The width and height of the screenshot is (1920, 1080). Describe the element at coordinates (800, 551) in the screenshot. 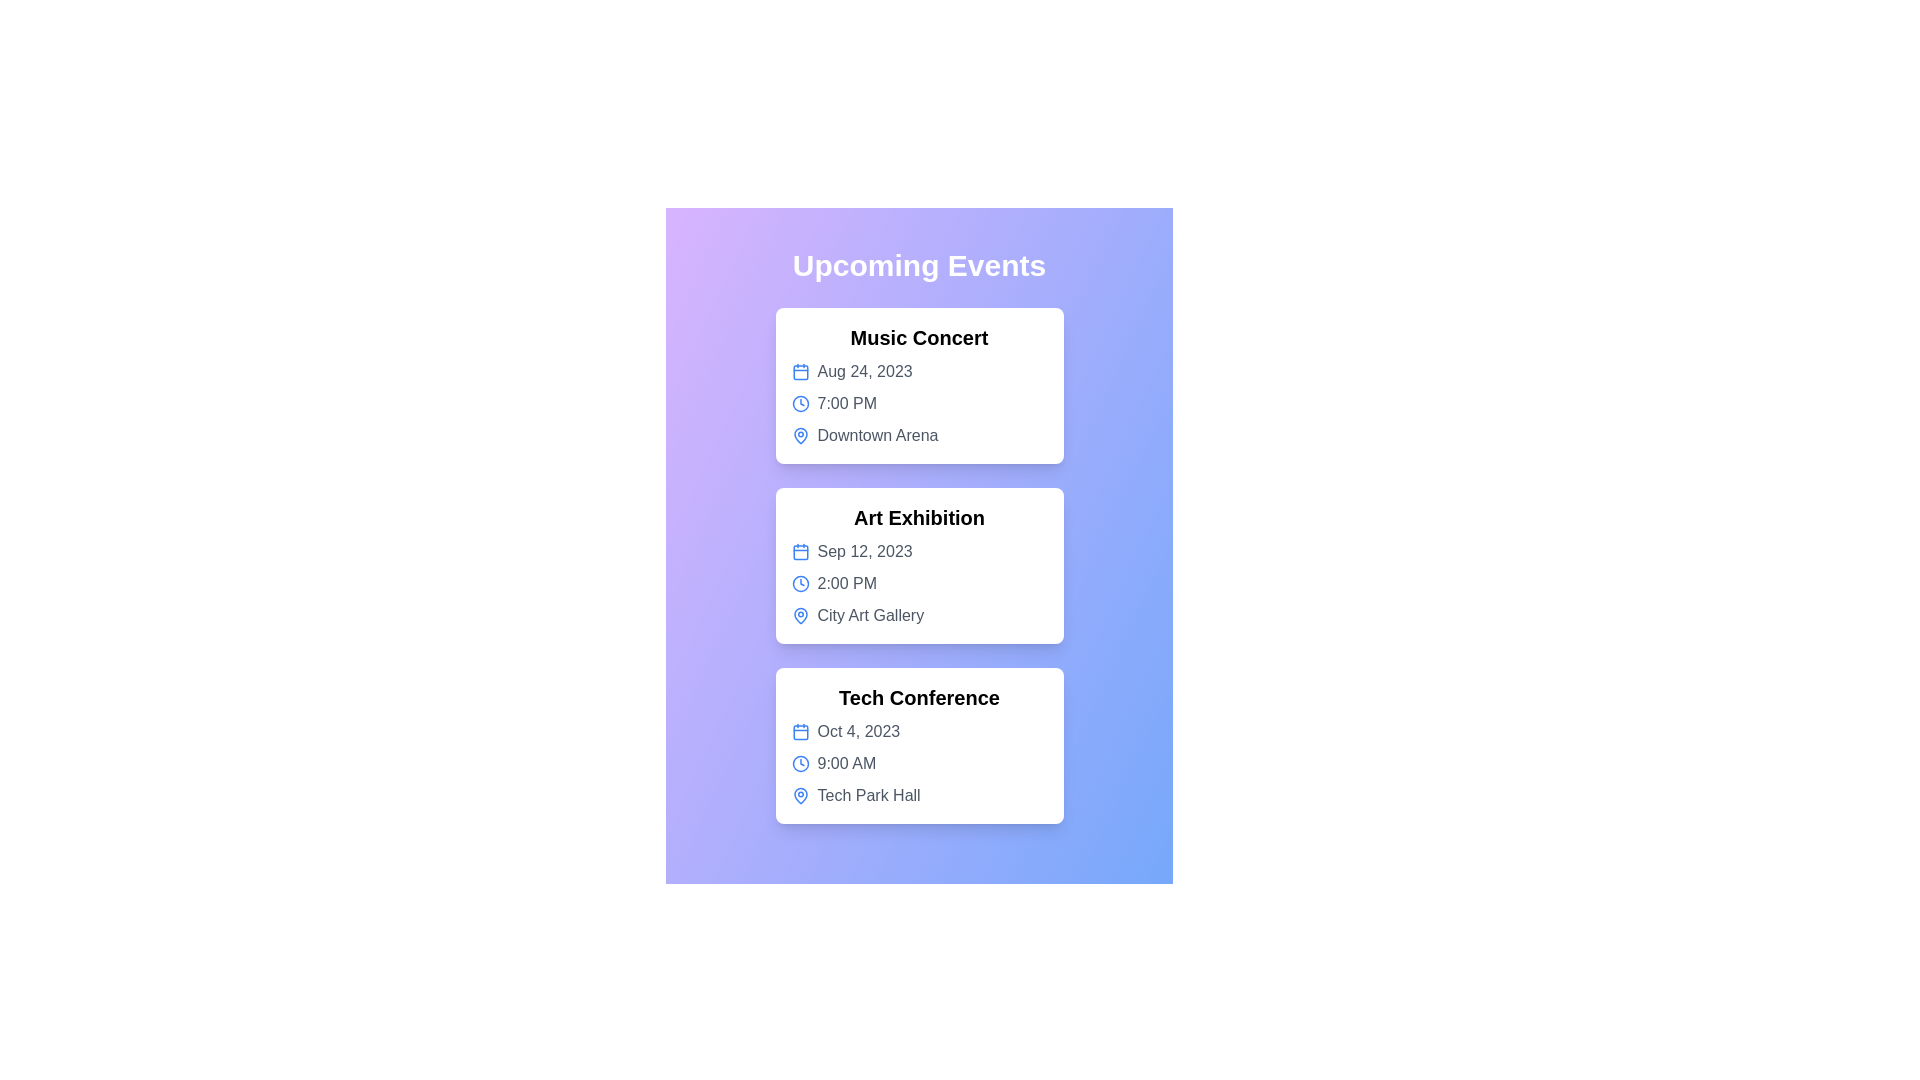

I see `the small, blue-outlined calendar icon representing a date, which is located next to the text 'Sep 12, 2023' in the second event card` at that location.